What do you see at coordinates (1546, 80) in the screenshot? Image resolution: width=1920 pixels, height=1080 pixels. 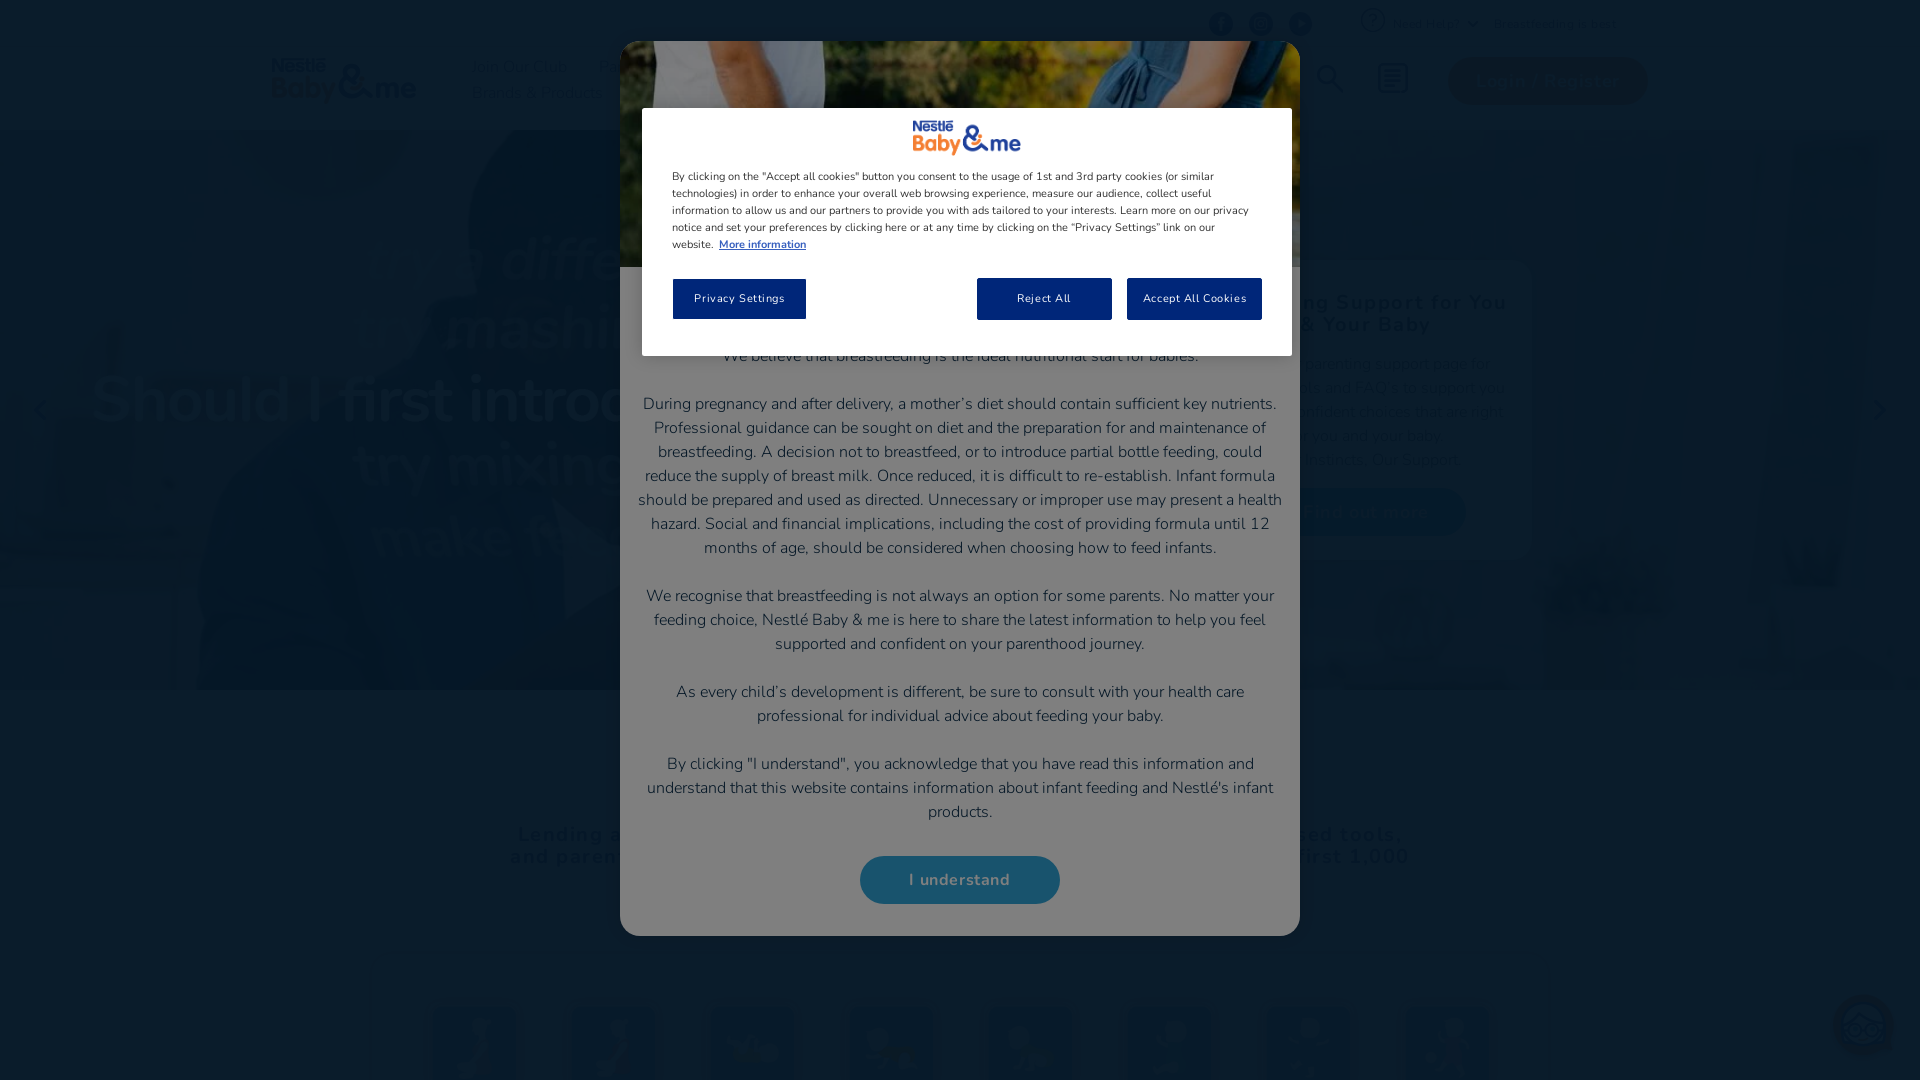 I see `'Login / Register'` at bounding box center [1546, 80].